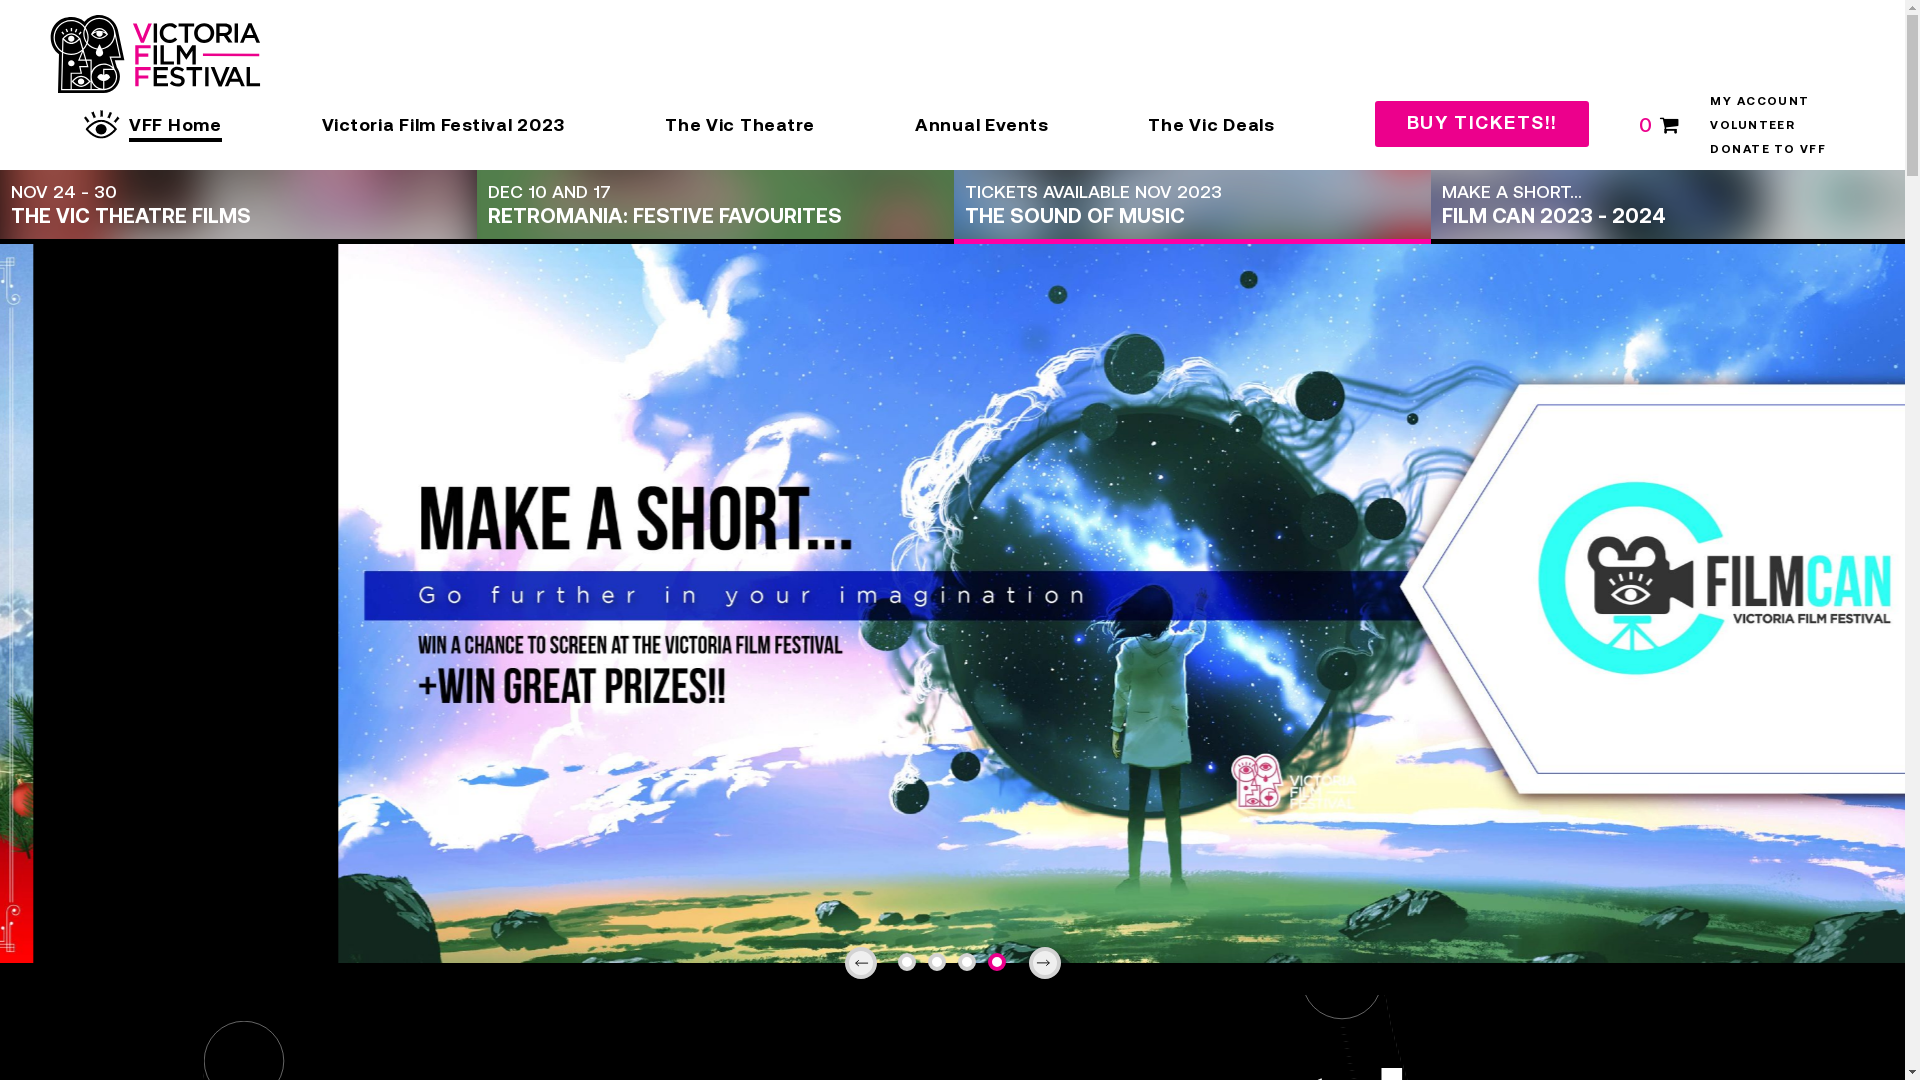 This screenshot has height=1080, width=1920. Describe the element at coordinates (442, 123) in the screenshot. I see `'Victoria Film Festival 2023'` at that location.